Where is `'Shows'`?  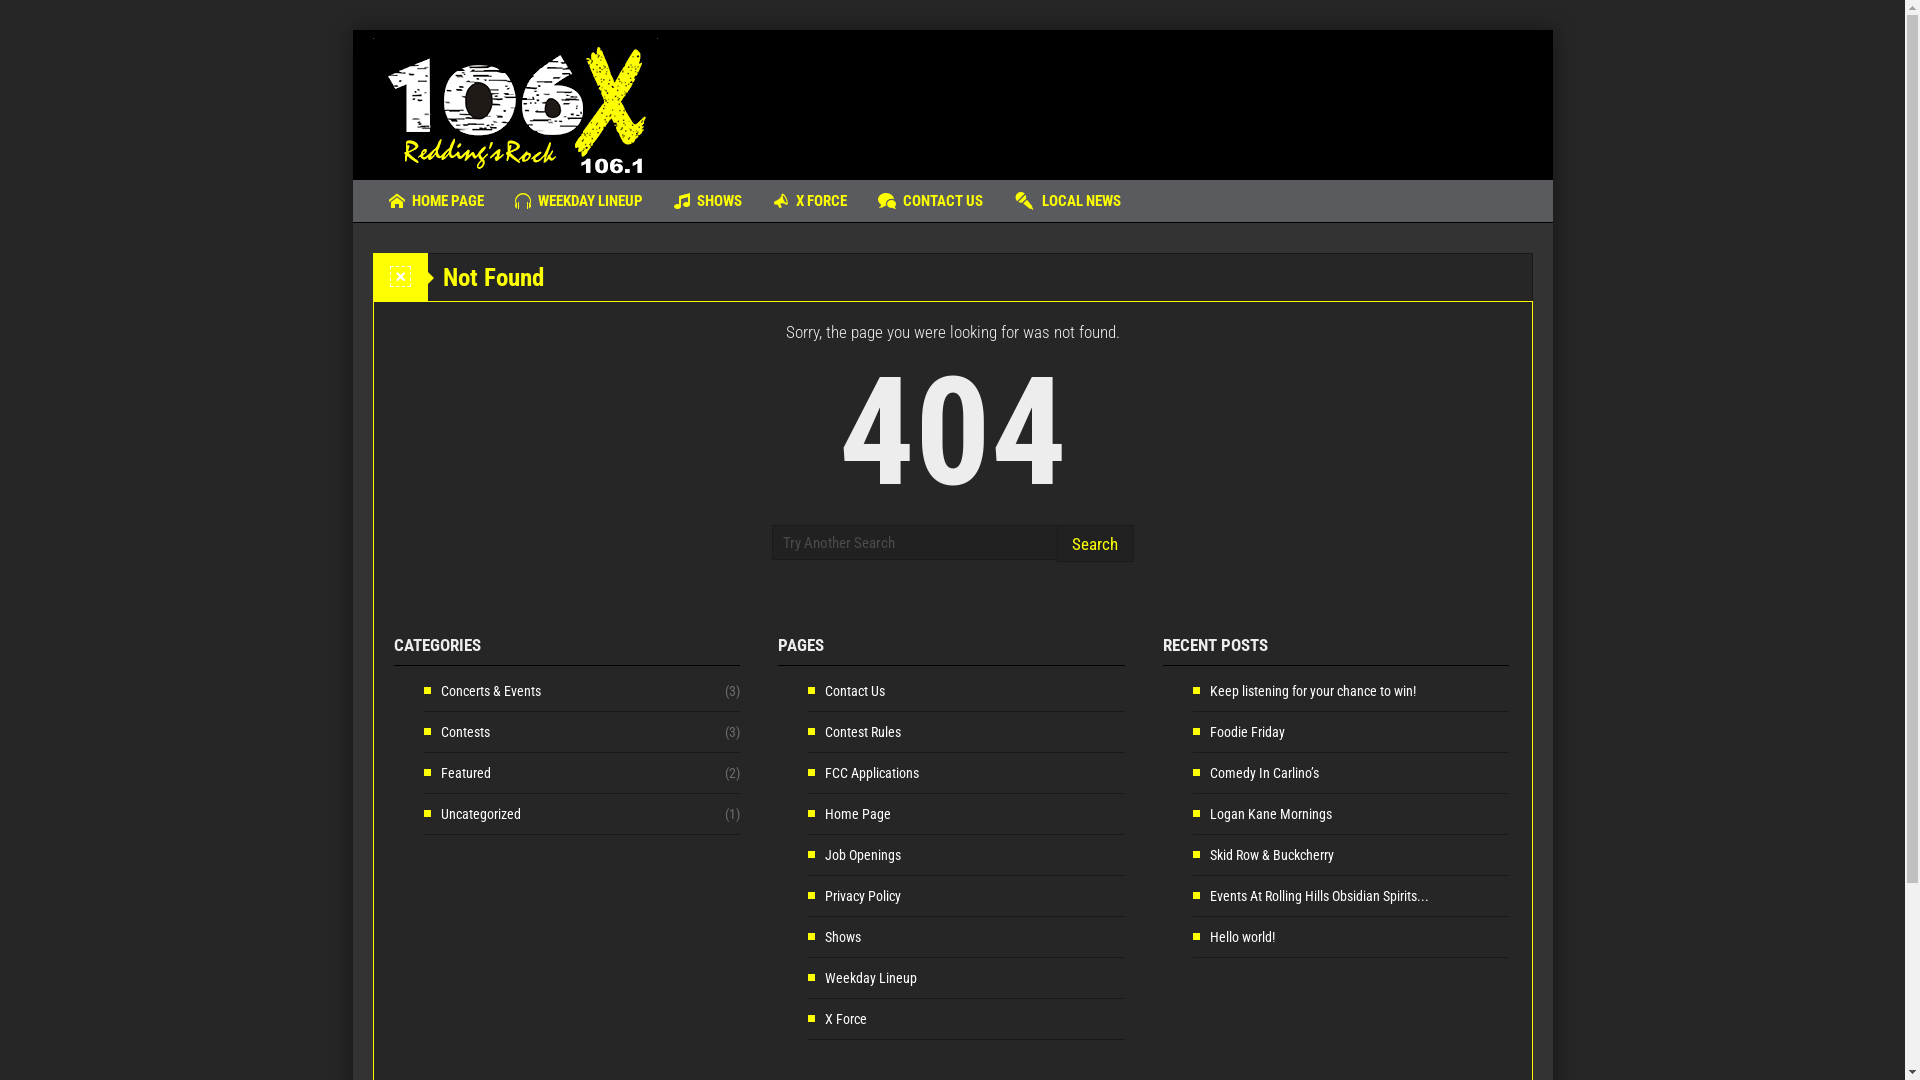 'Shows' is located at coordinates (807, 937).